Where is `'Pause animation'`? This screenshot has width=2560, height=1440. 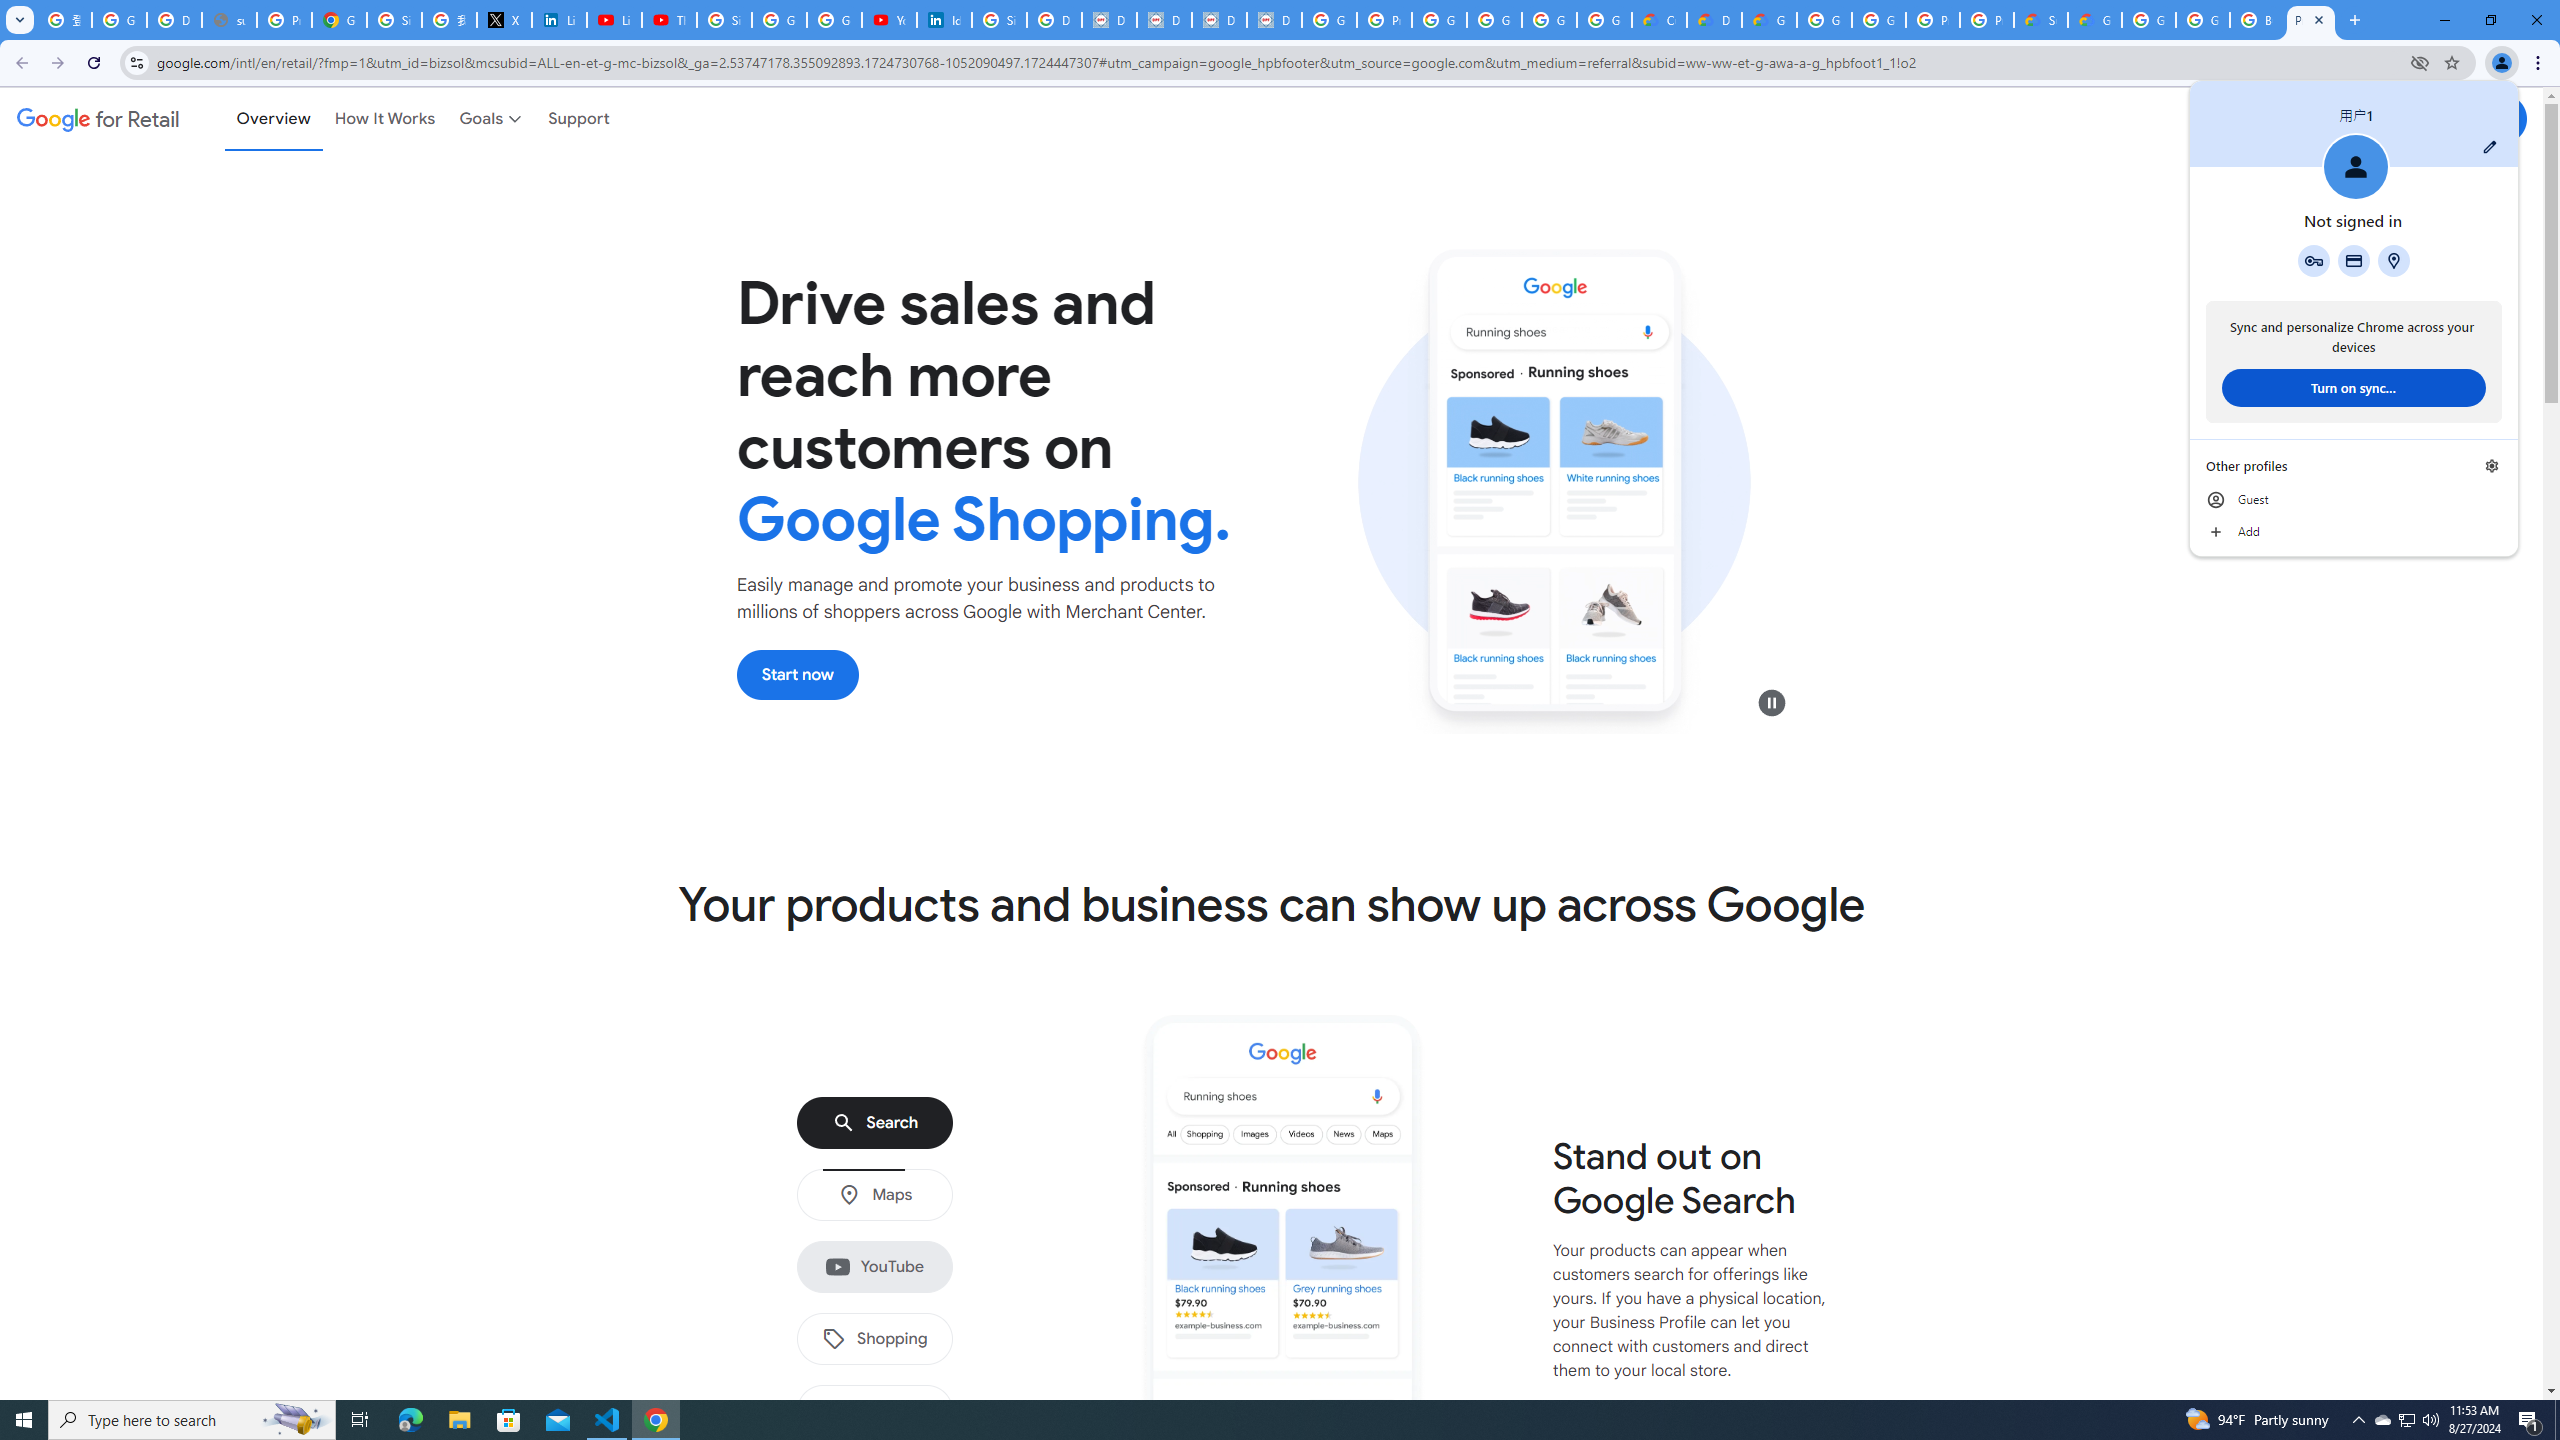 'Pause animation' is located at coordinates (1772, 701).